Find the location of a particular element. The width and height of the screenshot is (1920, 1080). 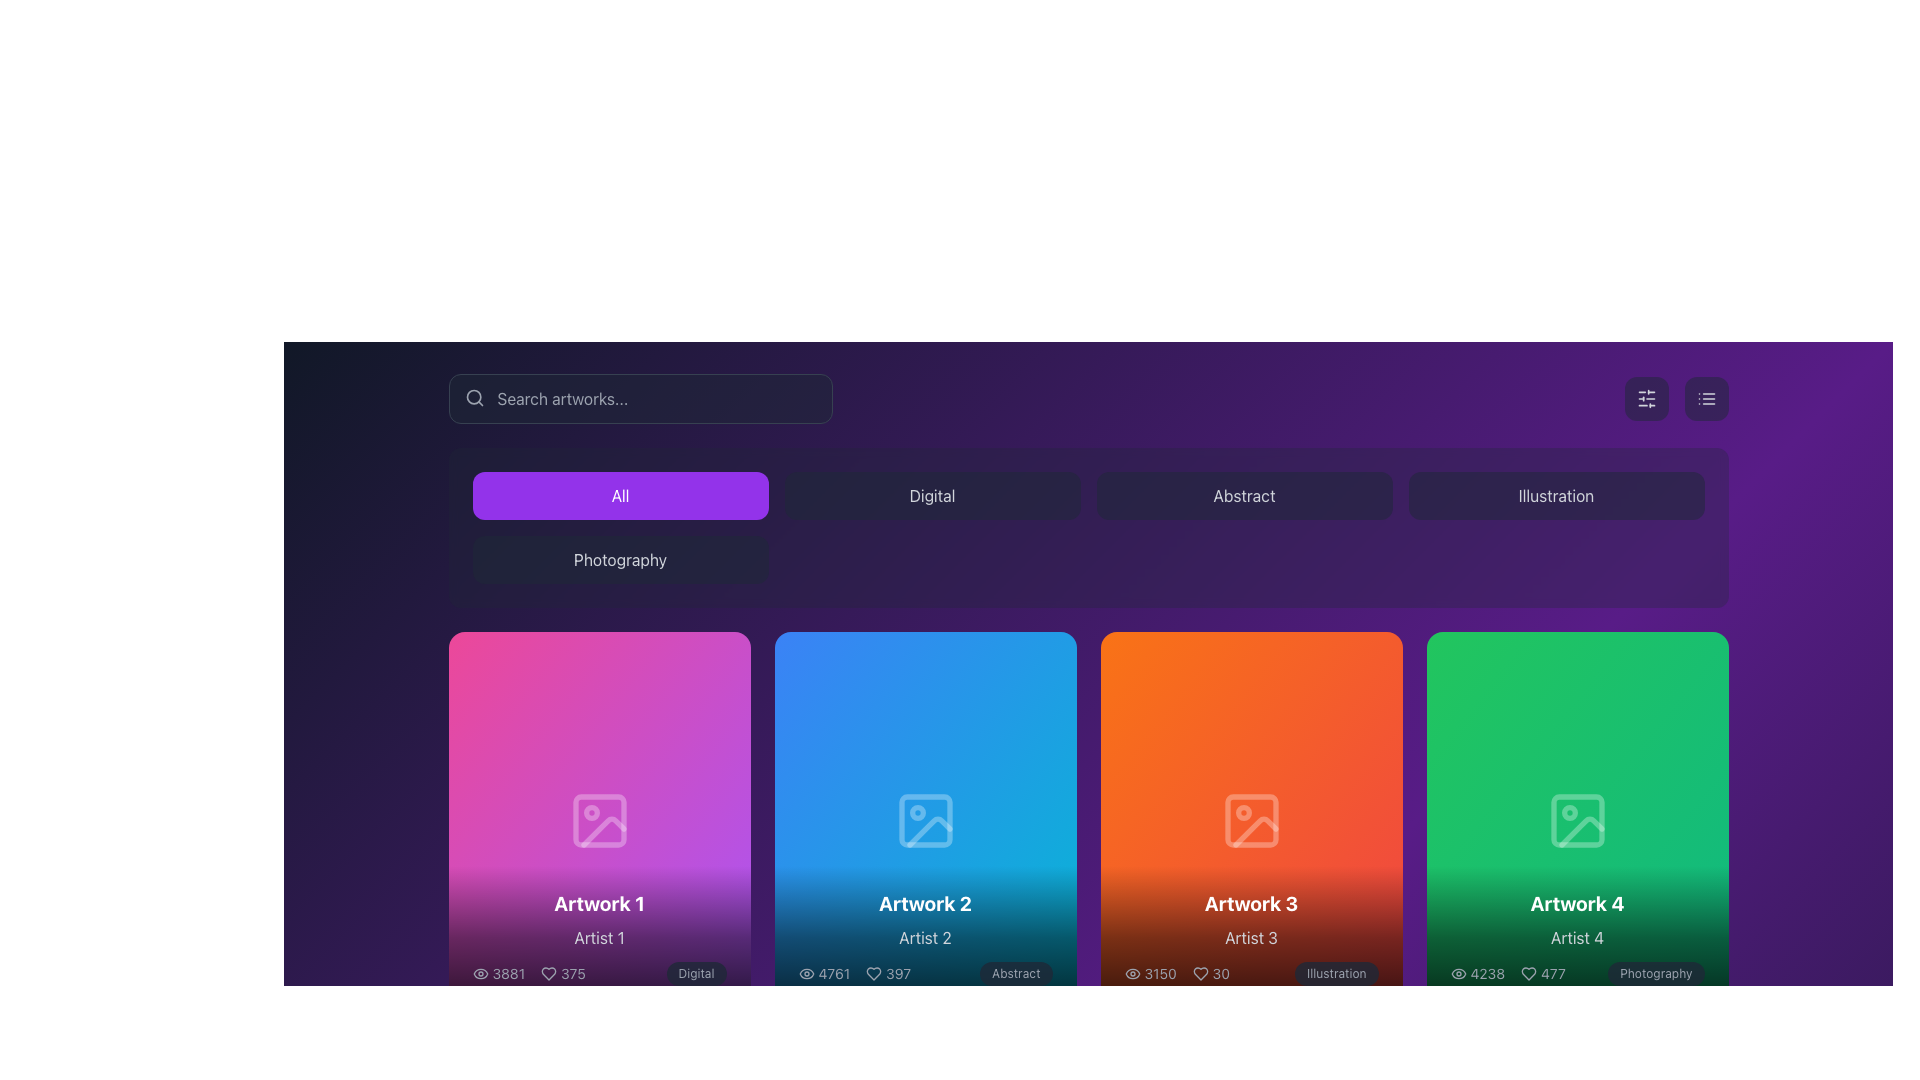

the heart-shaped icon located at the center of the fourth artwork card titled 'Artwork 4' by 'Artist 4' to like or favorite the associated item is located at coordinates (1528, 972).